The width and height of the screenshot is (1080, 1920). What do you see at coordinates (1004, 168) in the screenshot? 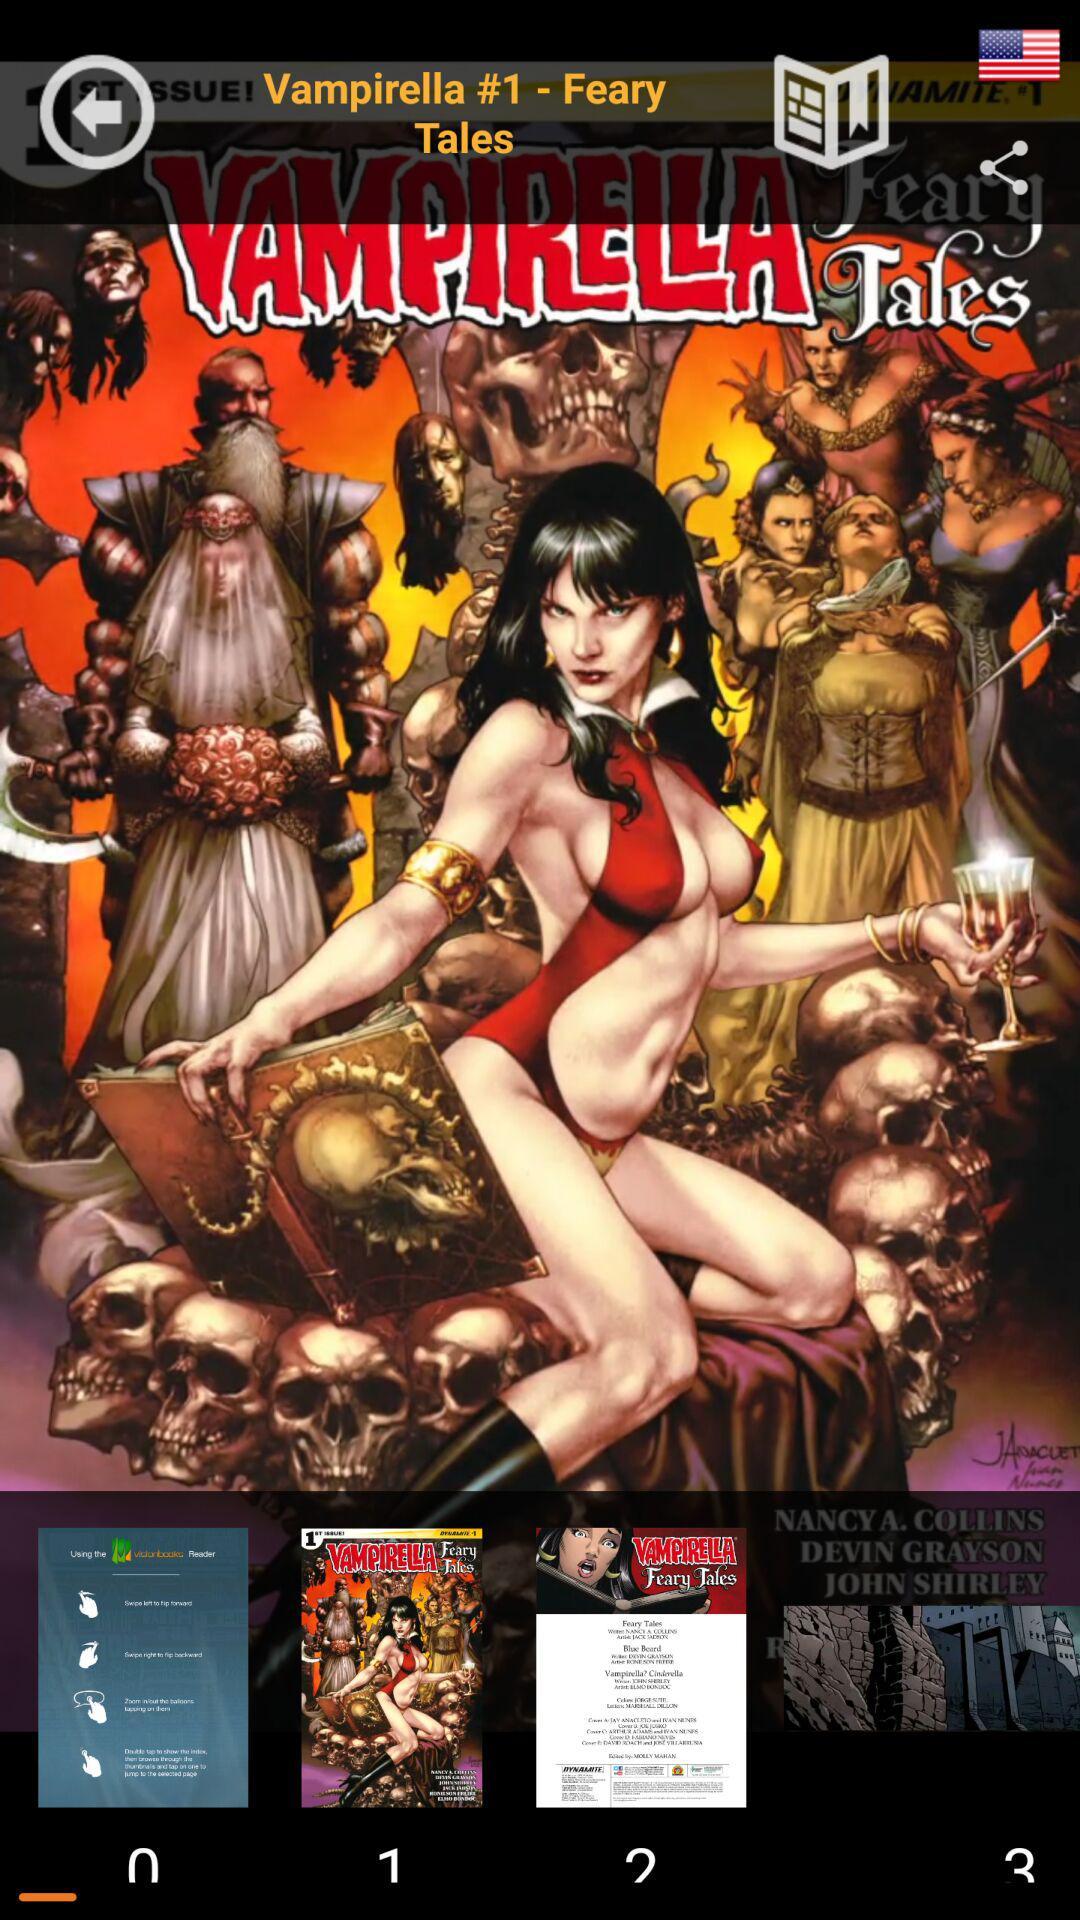
I see `share the article` at bounding box center [1004, 168].